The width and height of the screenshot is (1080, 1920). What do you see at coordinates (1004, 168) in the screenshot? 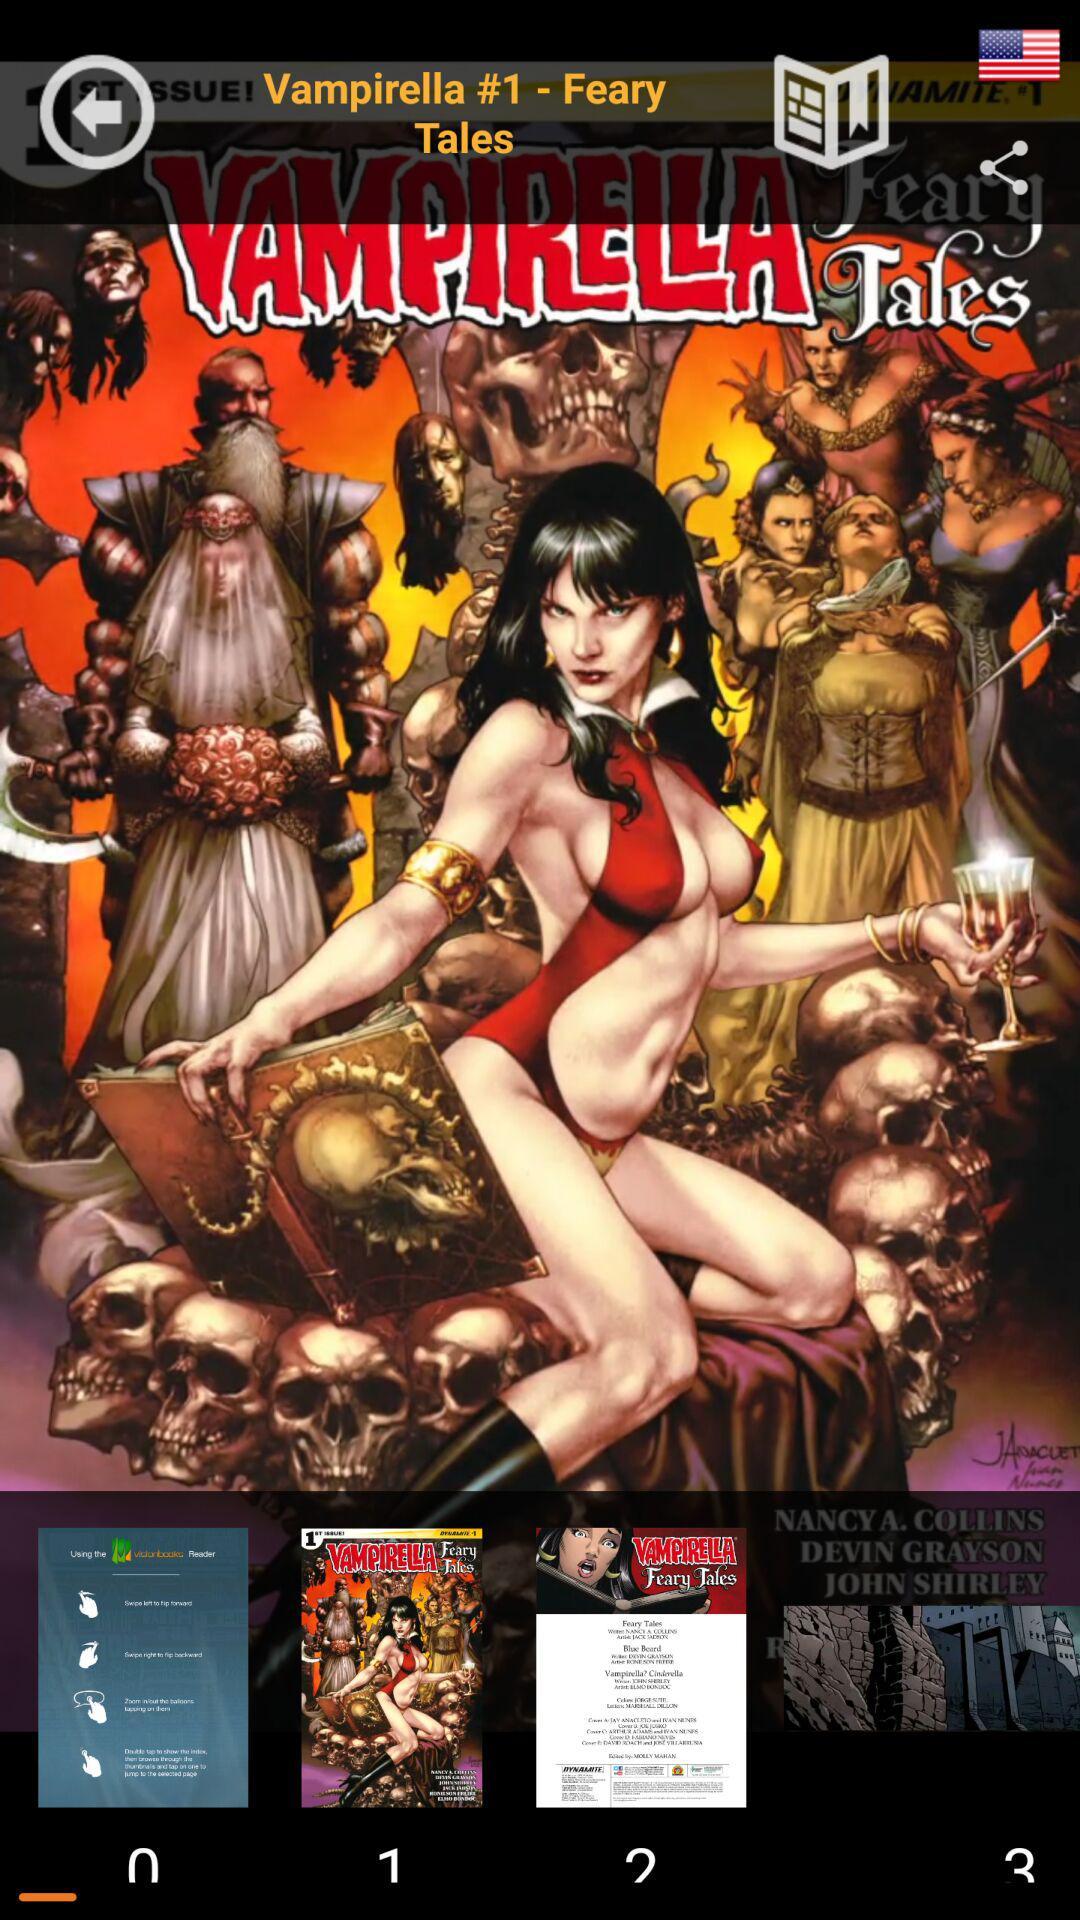
I see `share the article` at bounding box center [1004, 168].